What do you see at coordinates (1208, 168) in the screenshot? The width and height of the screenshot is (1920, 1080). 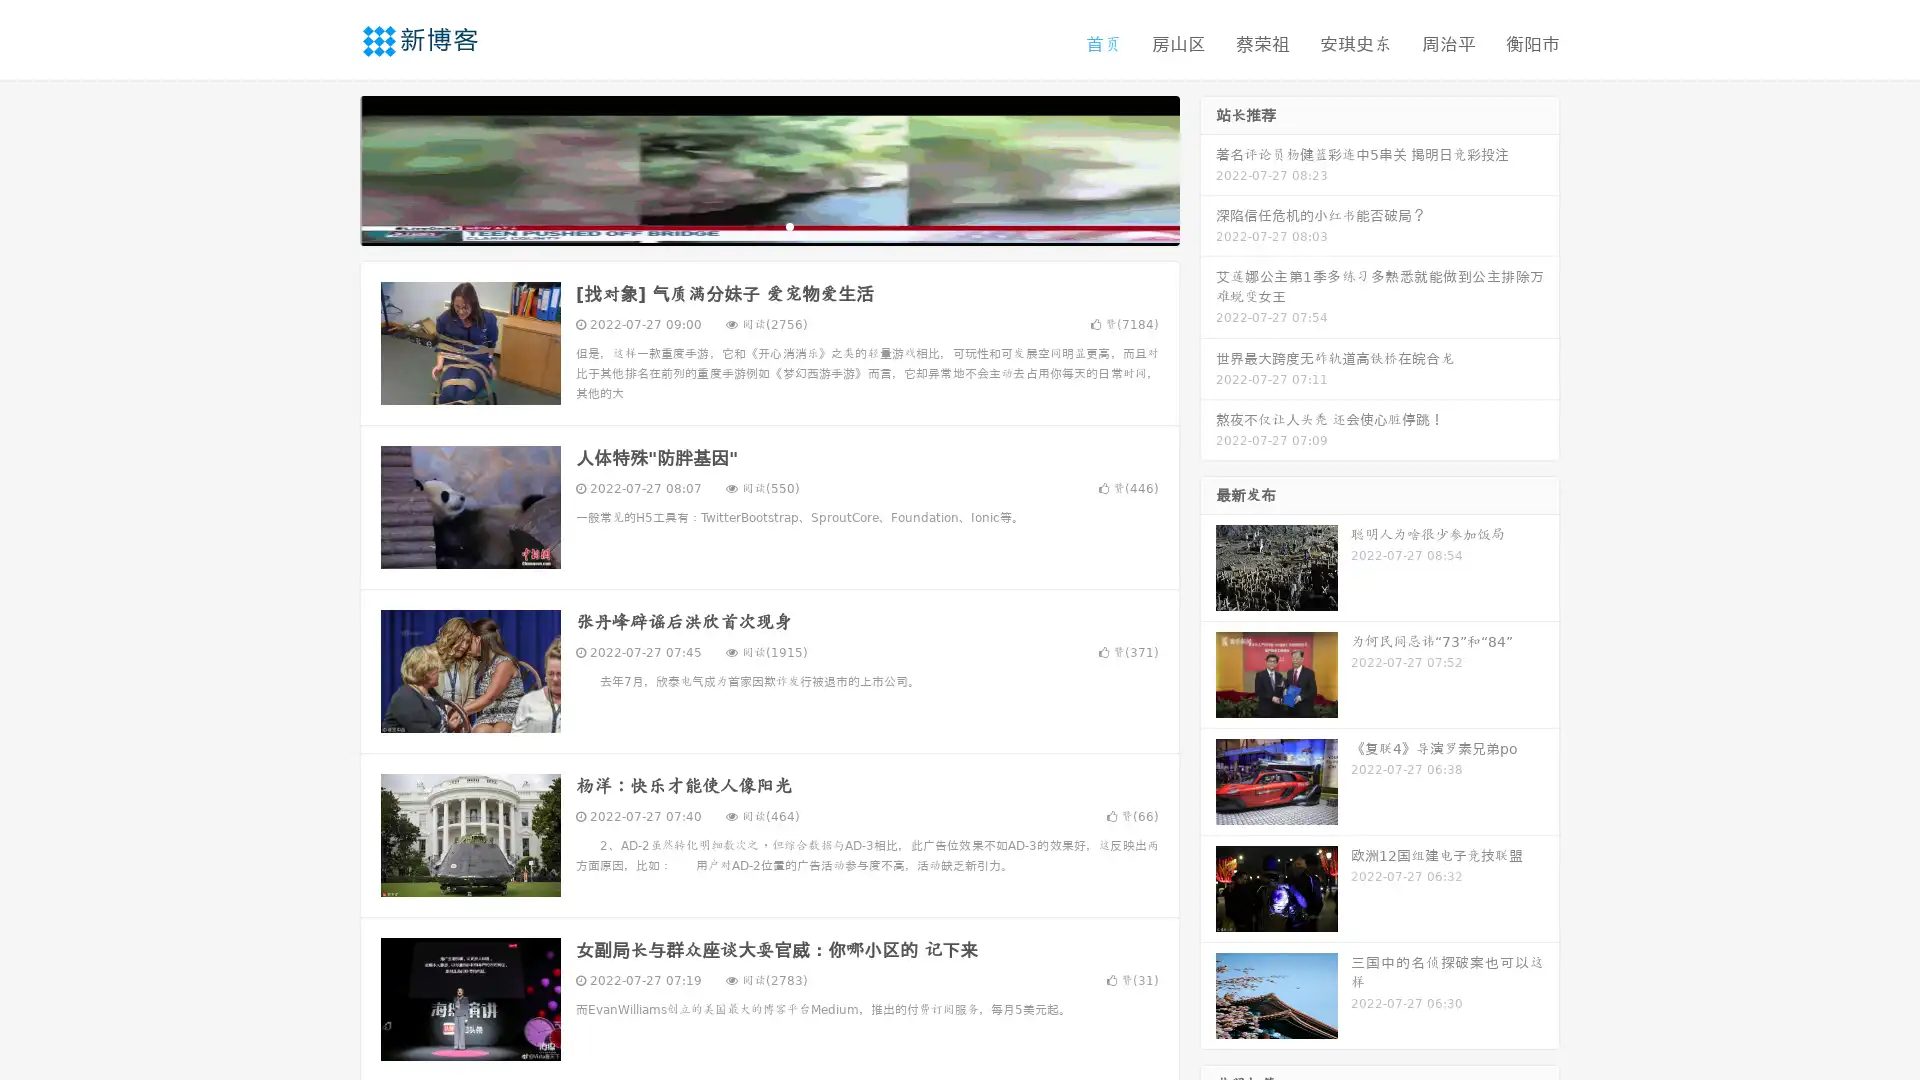 I see `Next slide` at bounding box center [1208, 168].